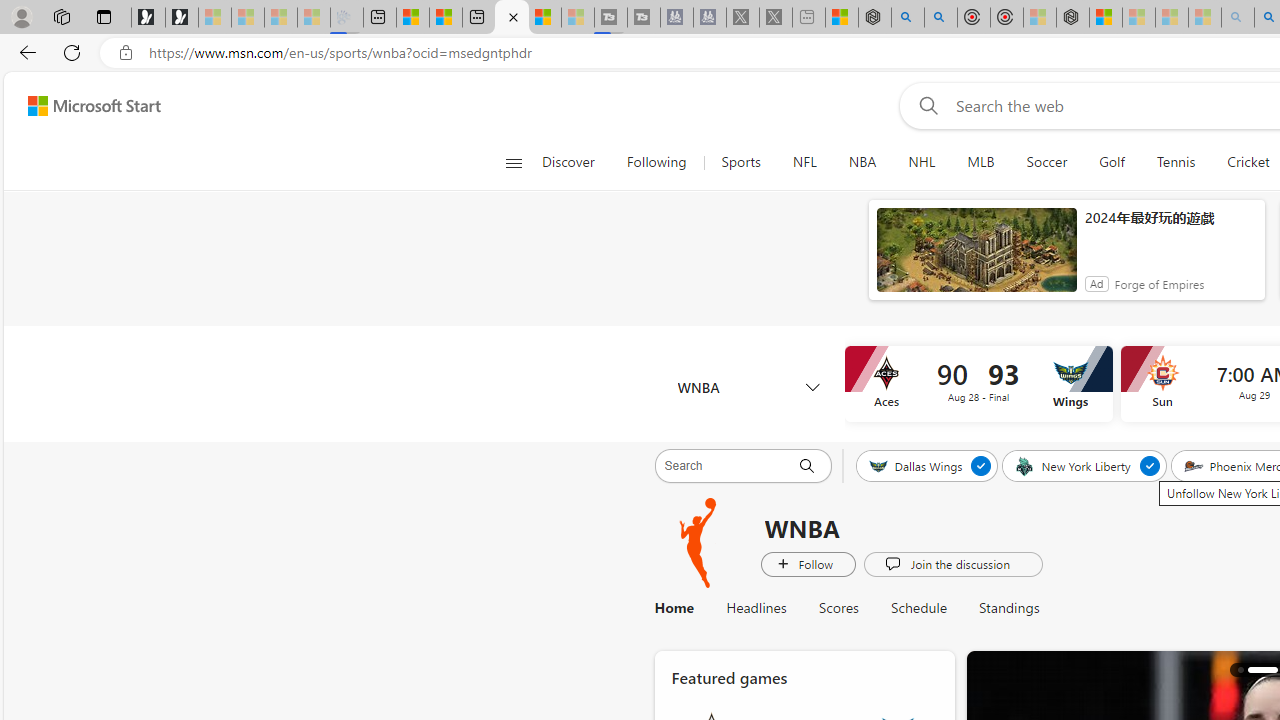 The image size is (1280, 720). What do you see at coordinates (513, 162) in the screenshot?
I see `'Class: button-glyph'` at bounding box center [513, 162].